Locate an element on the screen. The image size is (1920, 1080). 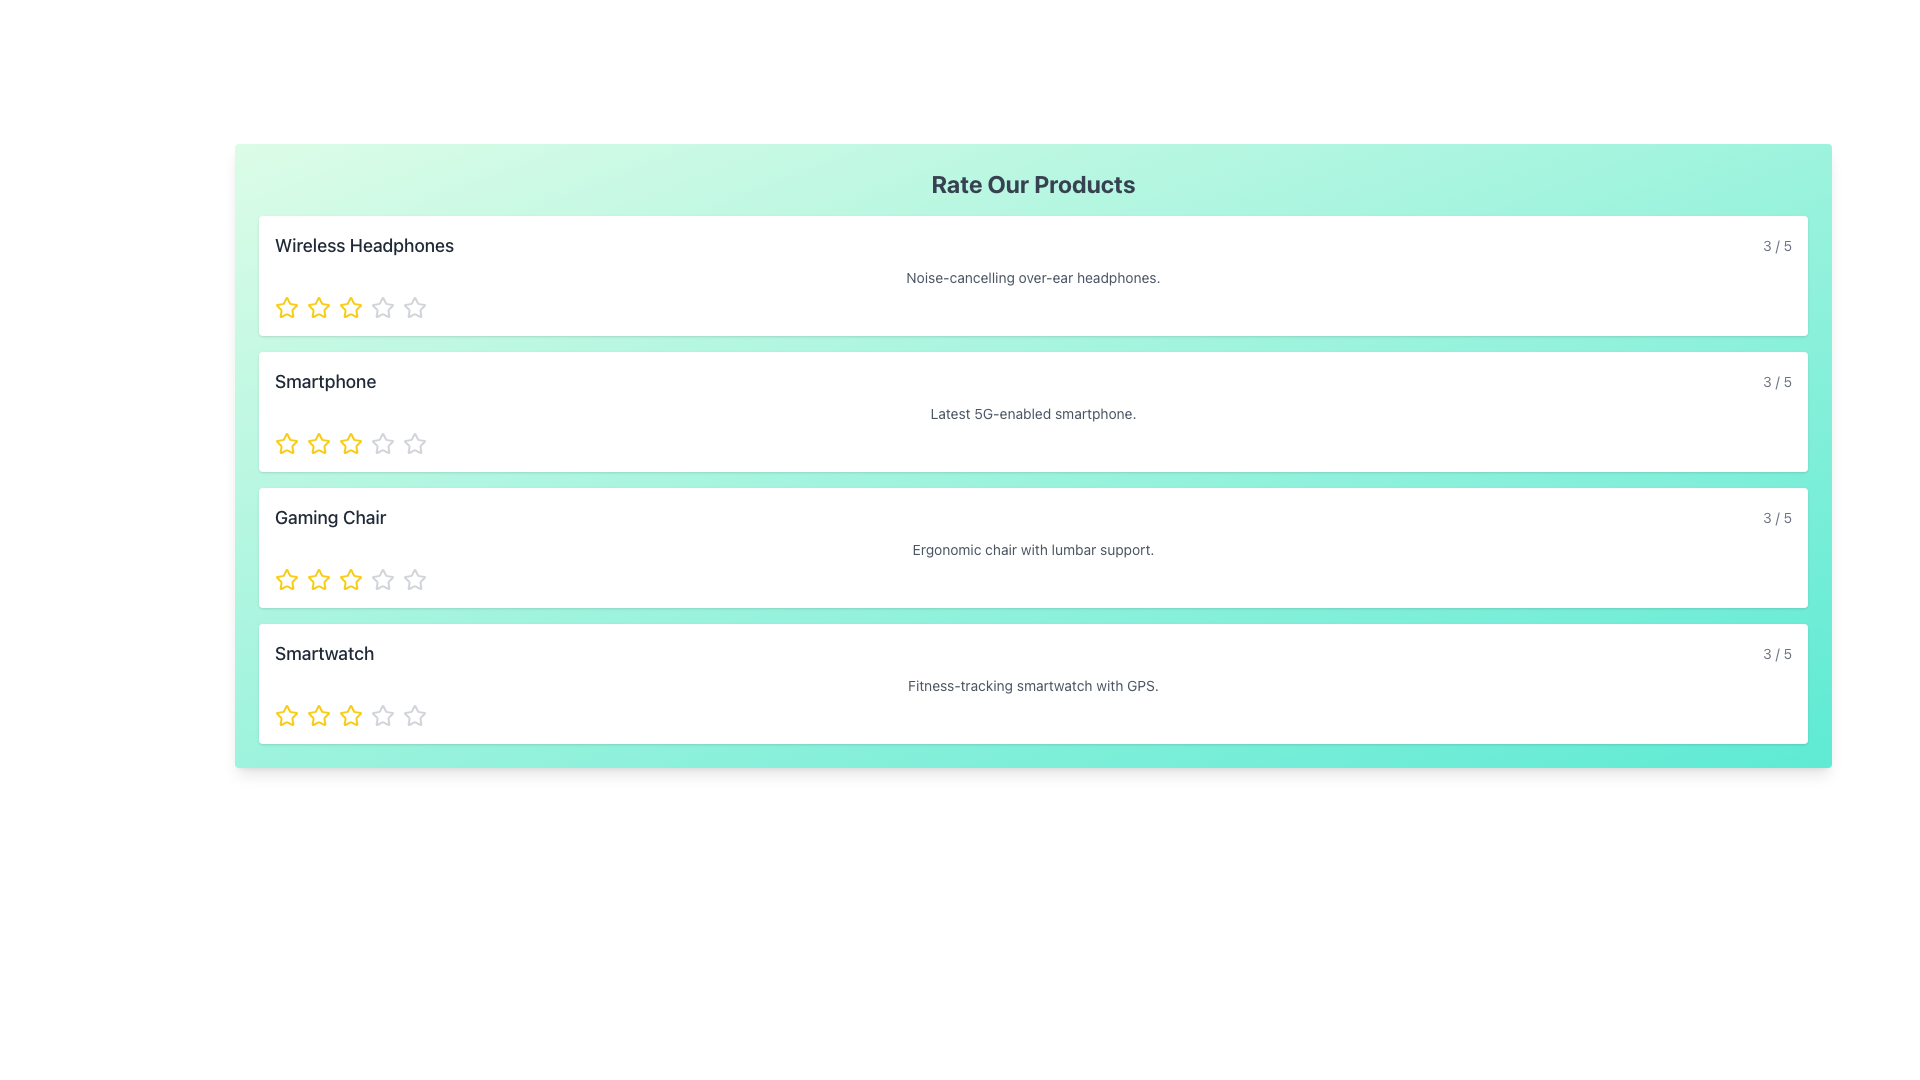
the fourth star icon is located at coordinates (383, 579).